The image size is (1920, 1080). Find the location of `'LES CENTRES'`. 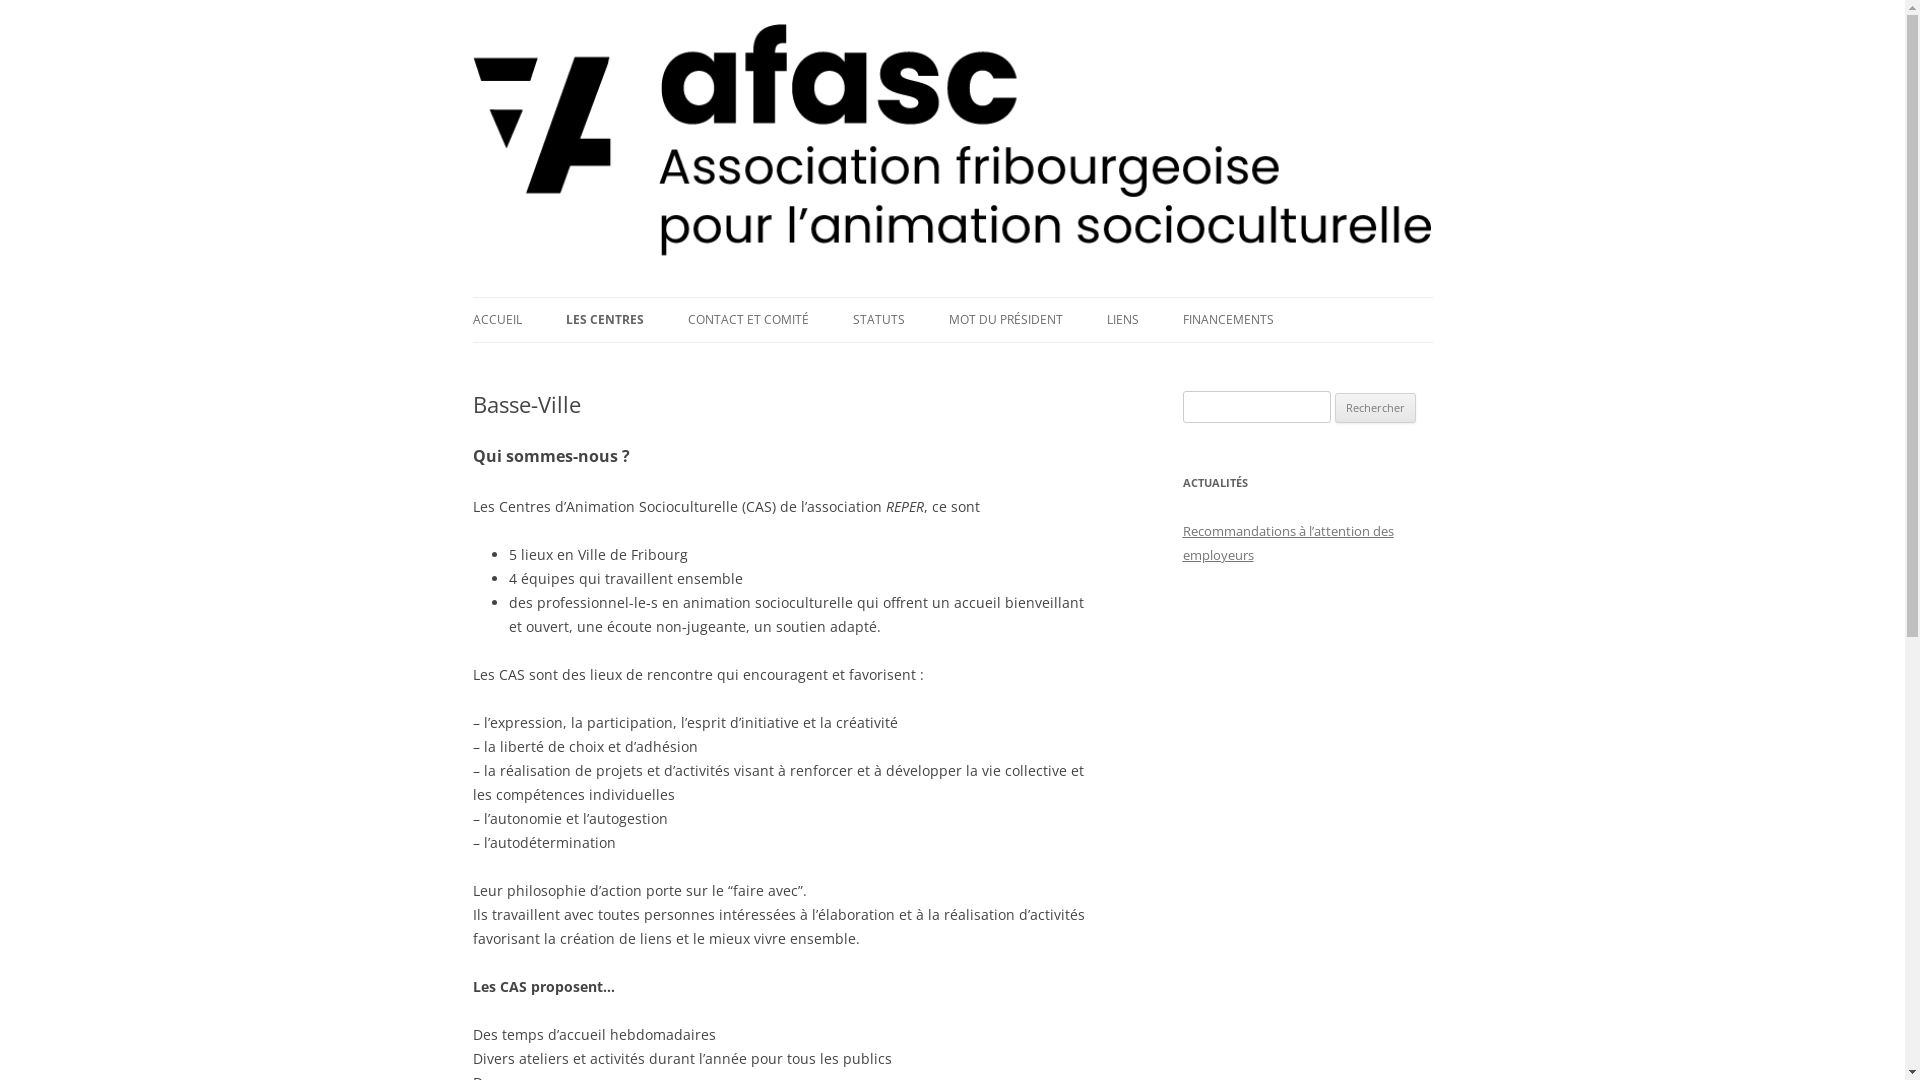

'LES CENTRES' is located at coordinates (603, 319).